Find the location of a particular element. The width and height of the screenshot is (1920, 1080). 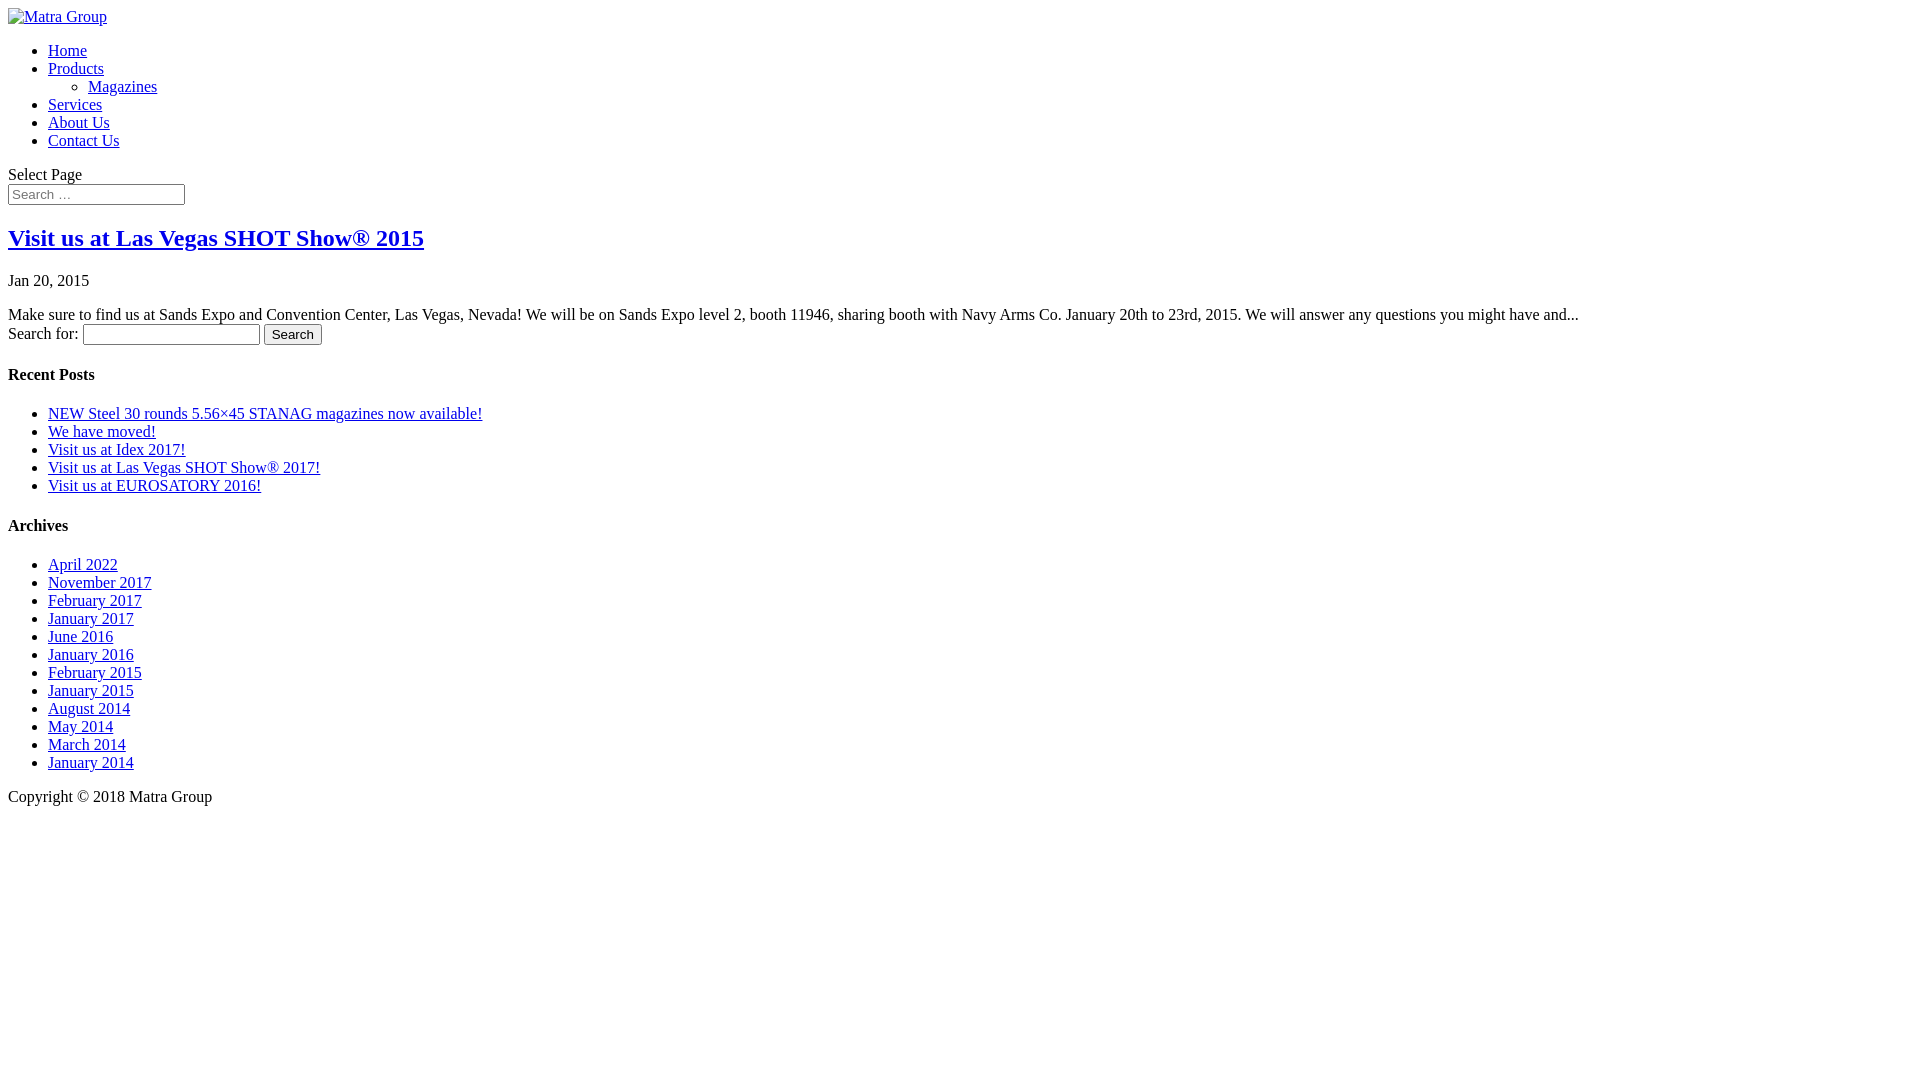

'January 2016' is located at coordinates (90, 654).